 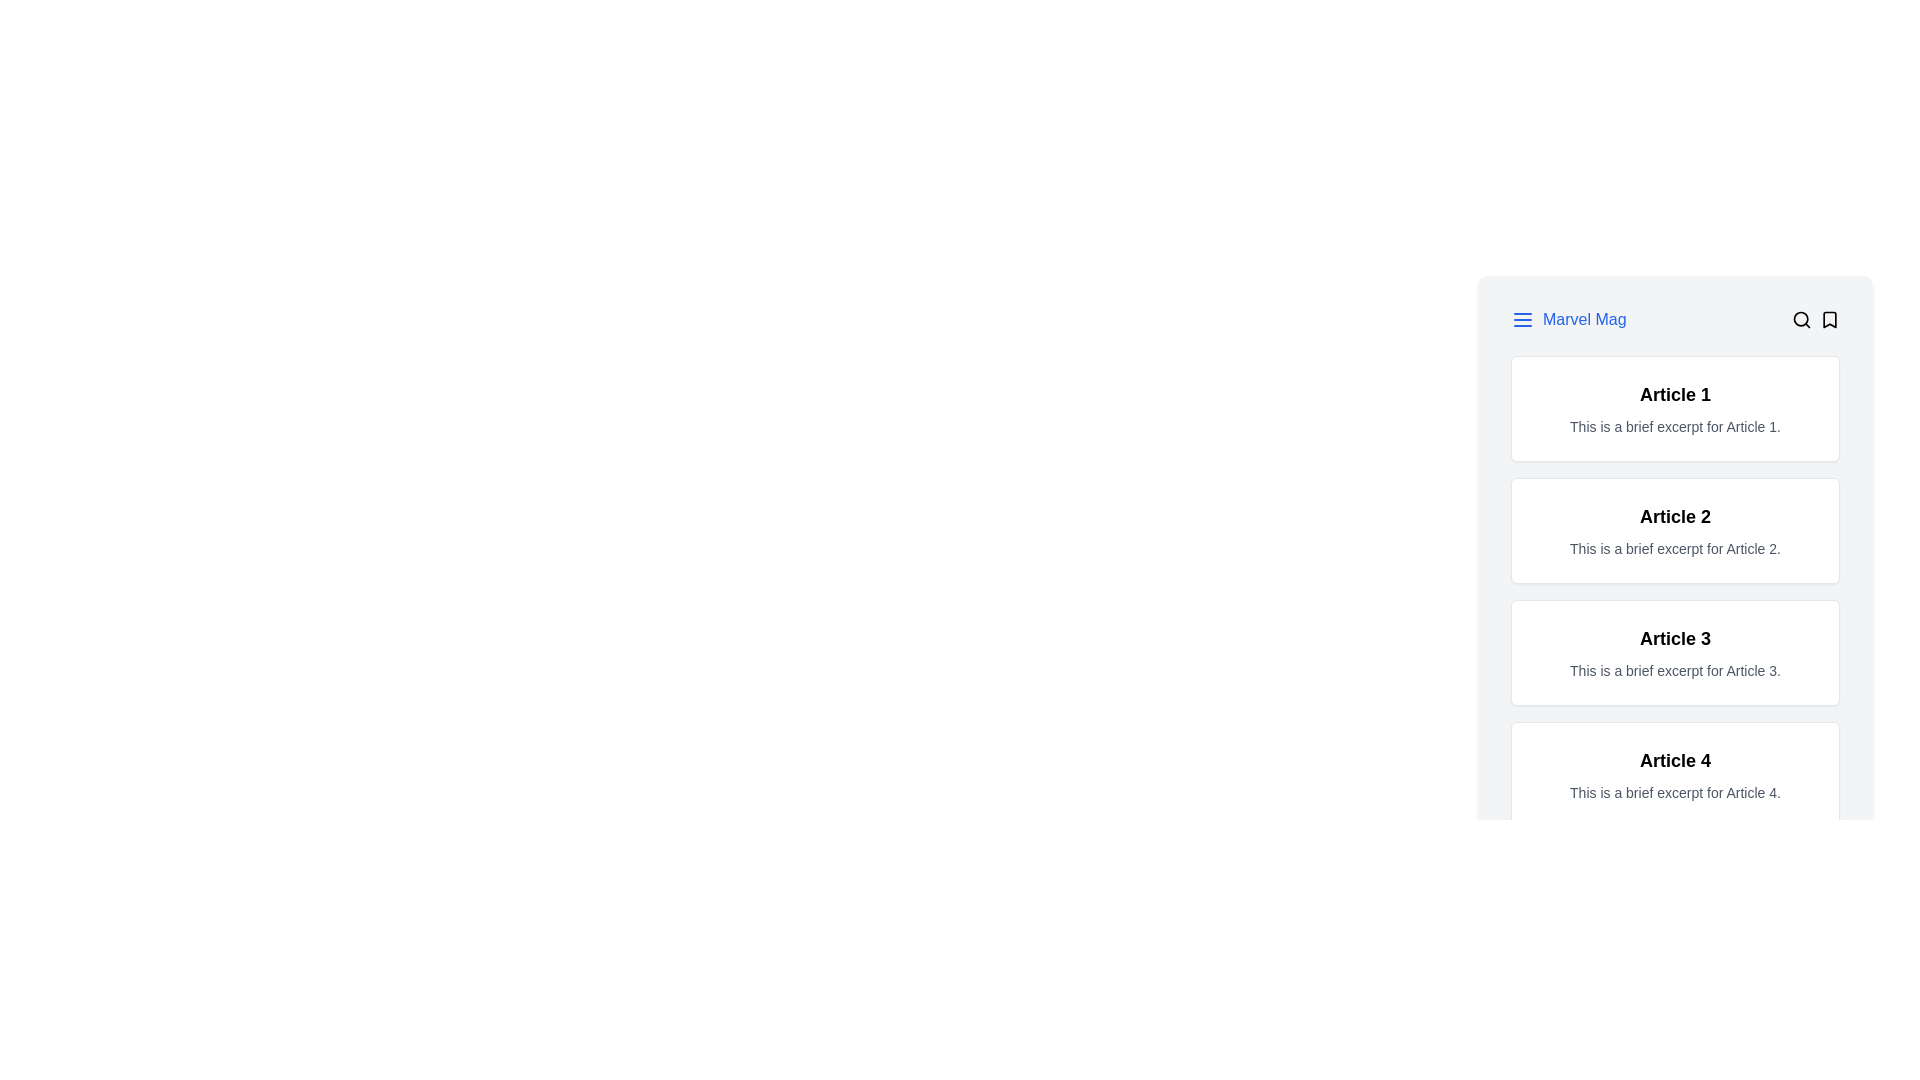 I want to click on the Bookmark icon located at the top-right corner of the interface, so click(x=1829, y=319).